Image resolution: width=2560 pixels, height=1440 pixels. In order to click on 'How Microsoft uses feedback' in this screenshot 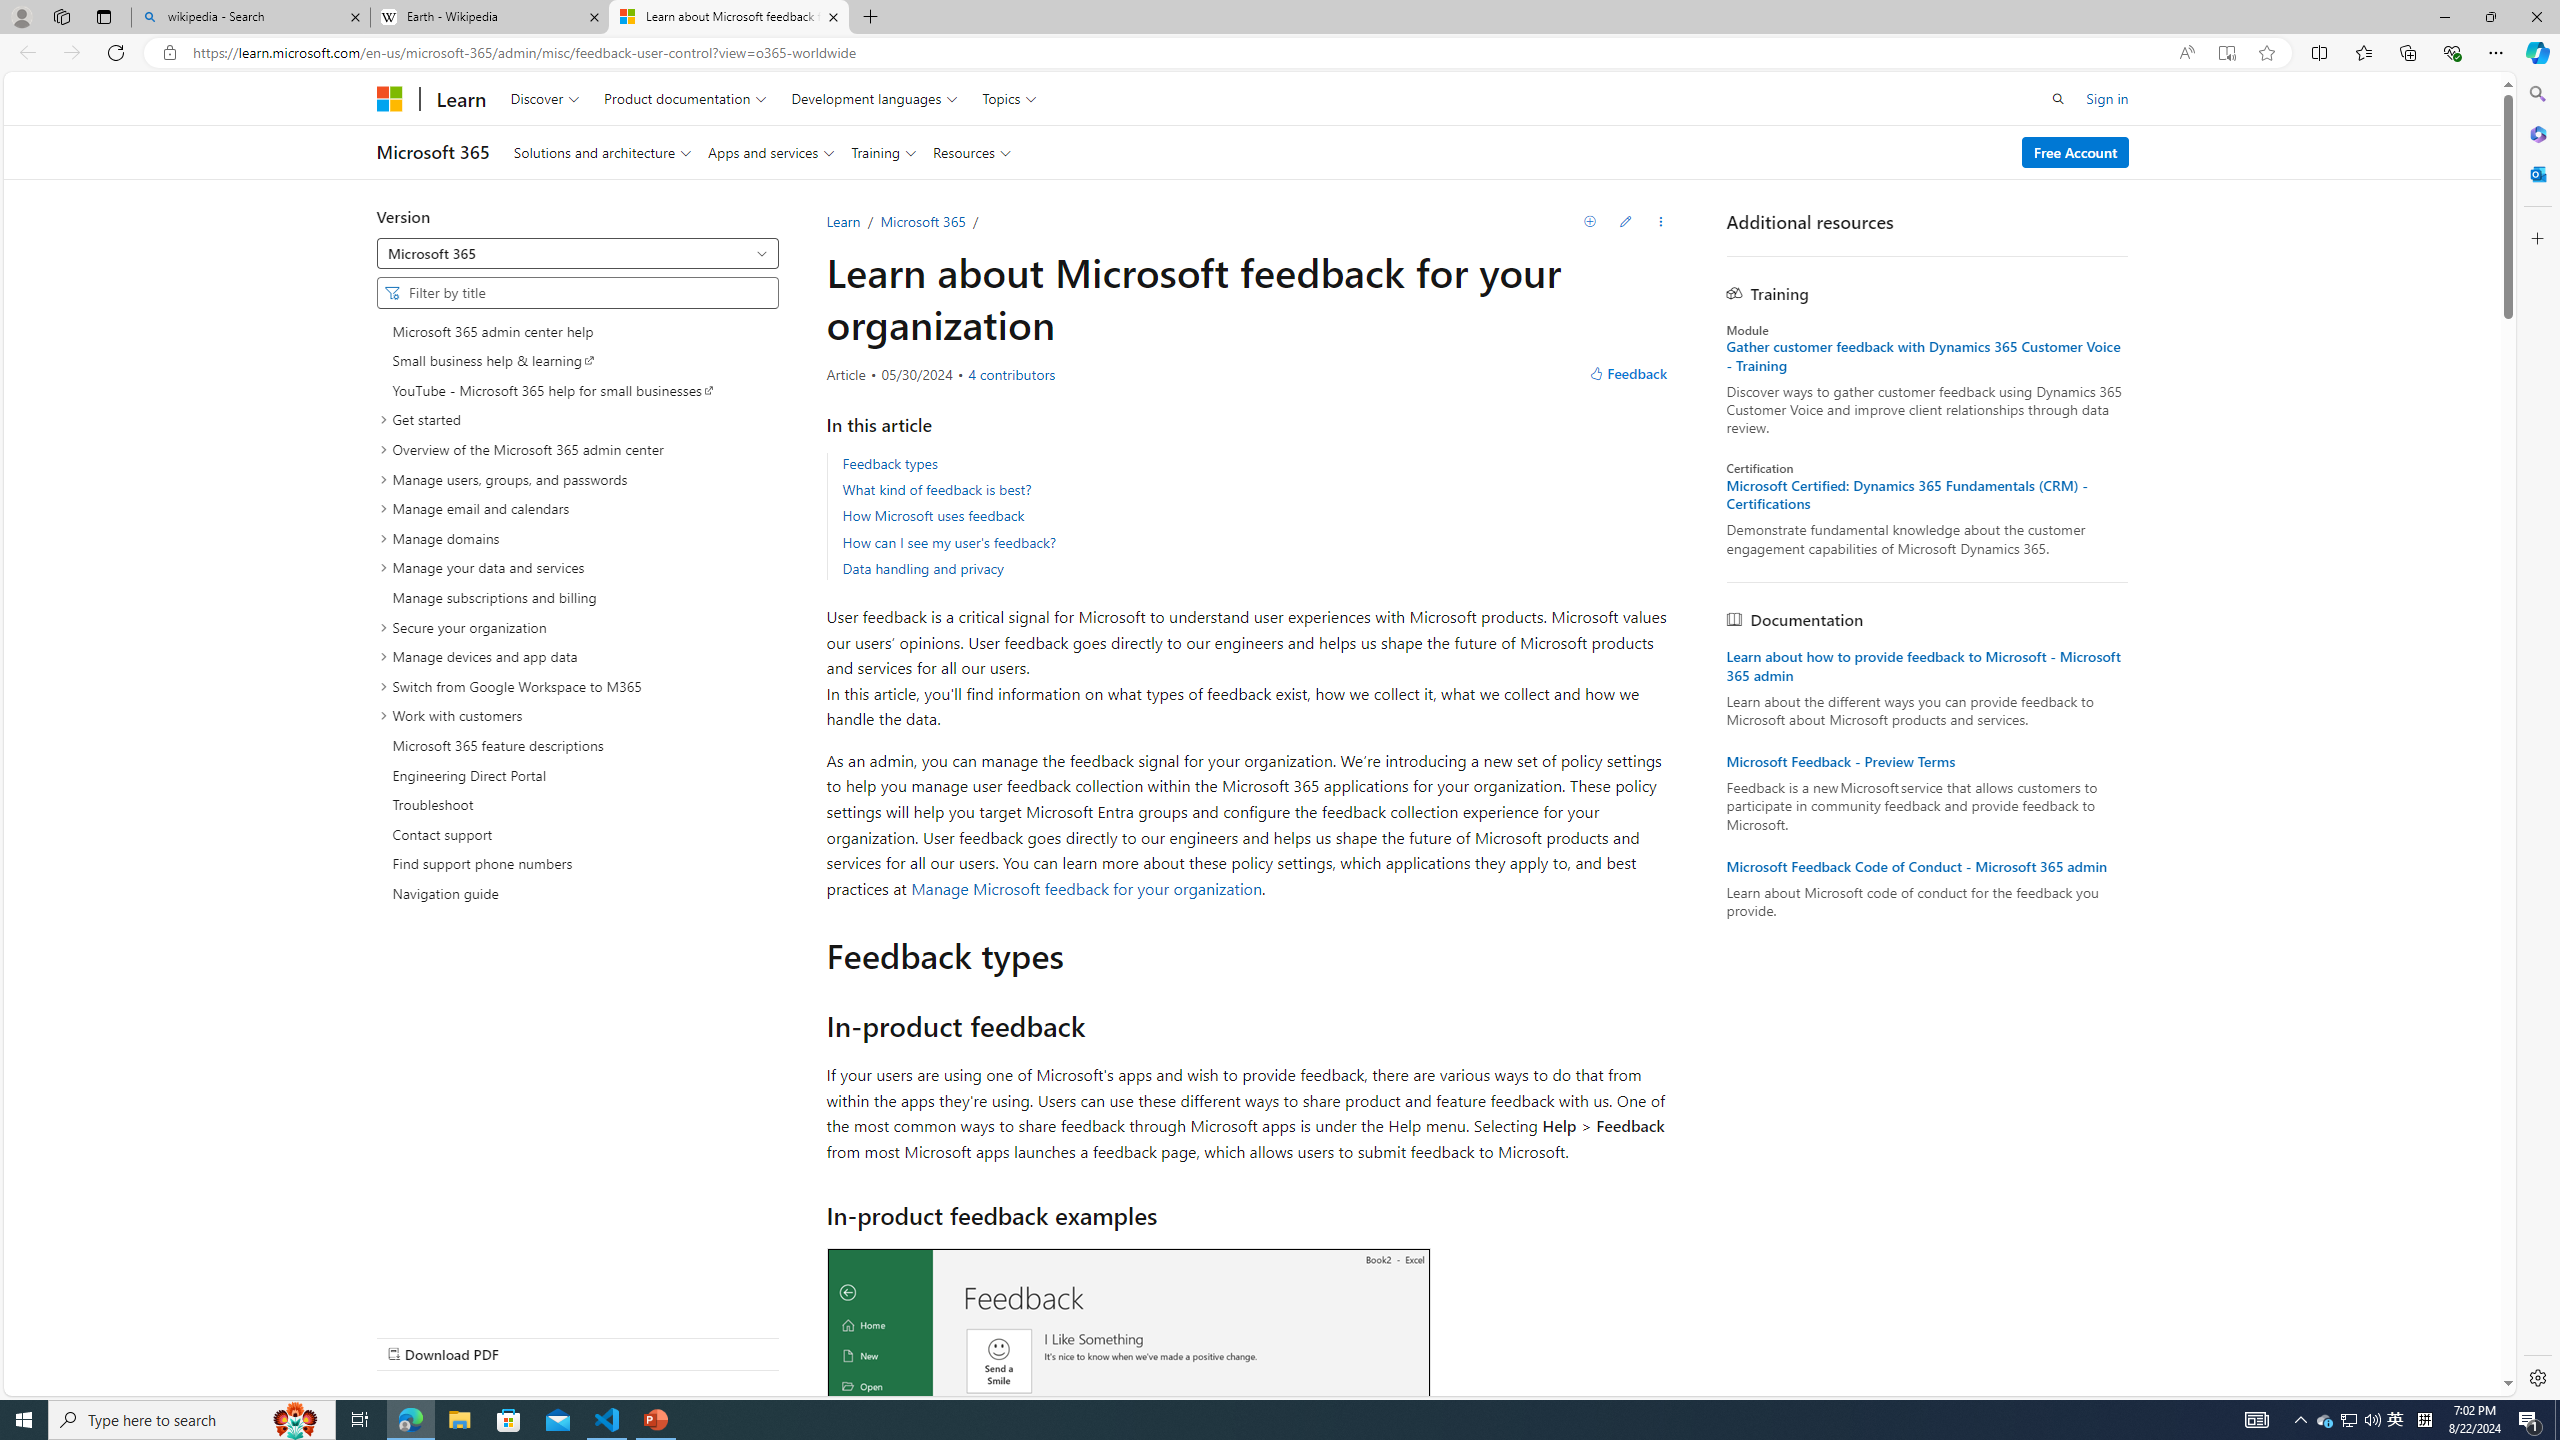, I will do `click(933, 514)`.